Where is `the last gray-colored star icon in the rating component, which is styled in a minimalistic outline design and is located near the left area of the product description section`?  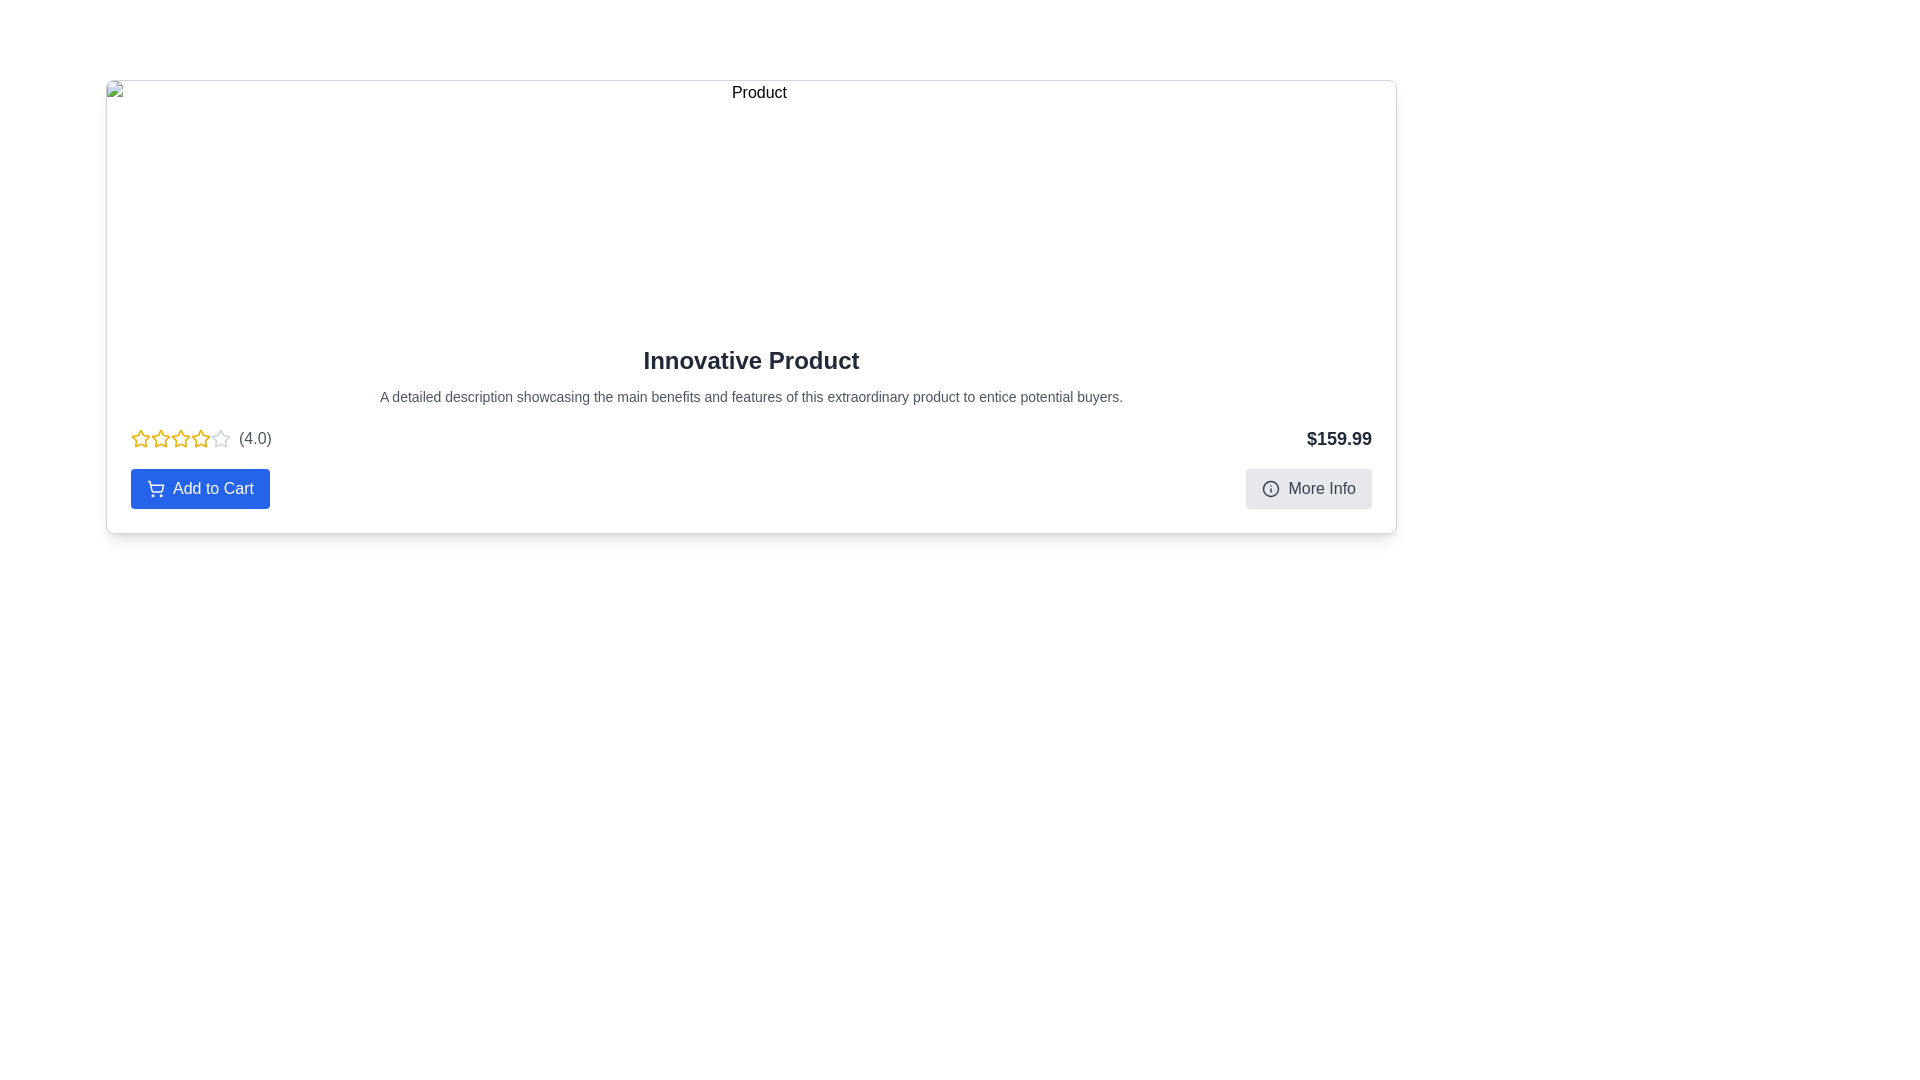
the last gray-colored star icon in the rating component, which is styled in a minimalistic outline design and is located near the left area of the product description section is located at coordinates (220, 438).